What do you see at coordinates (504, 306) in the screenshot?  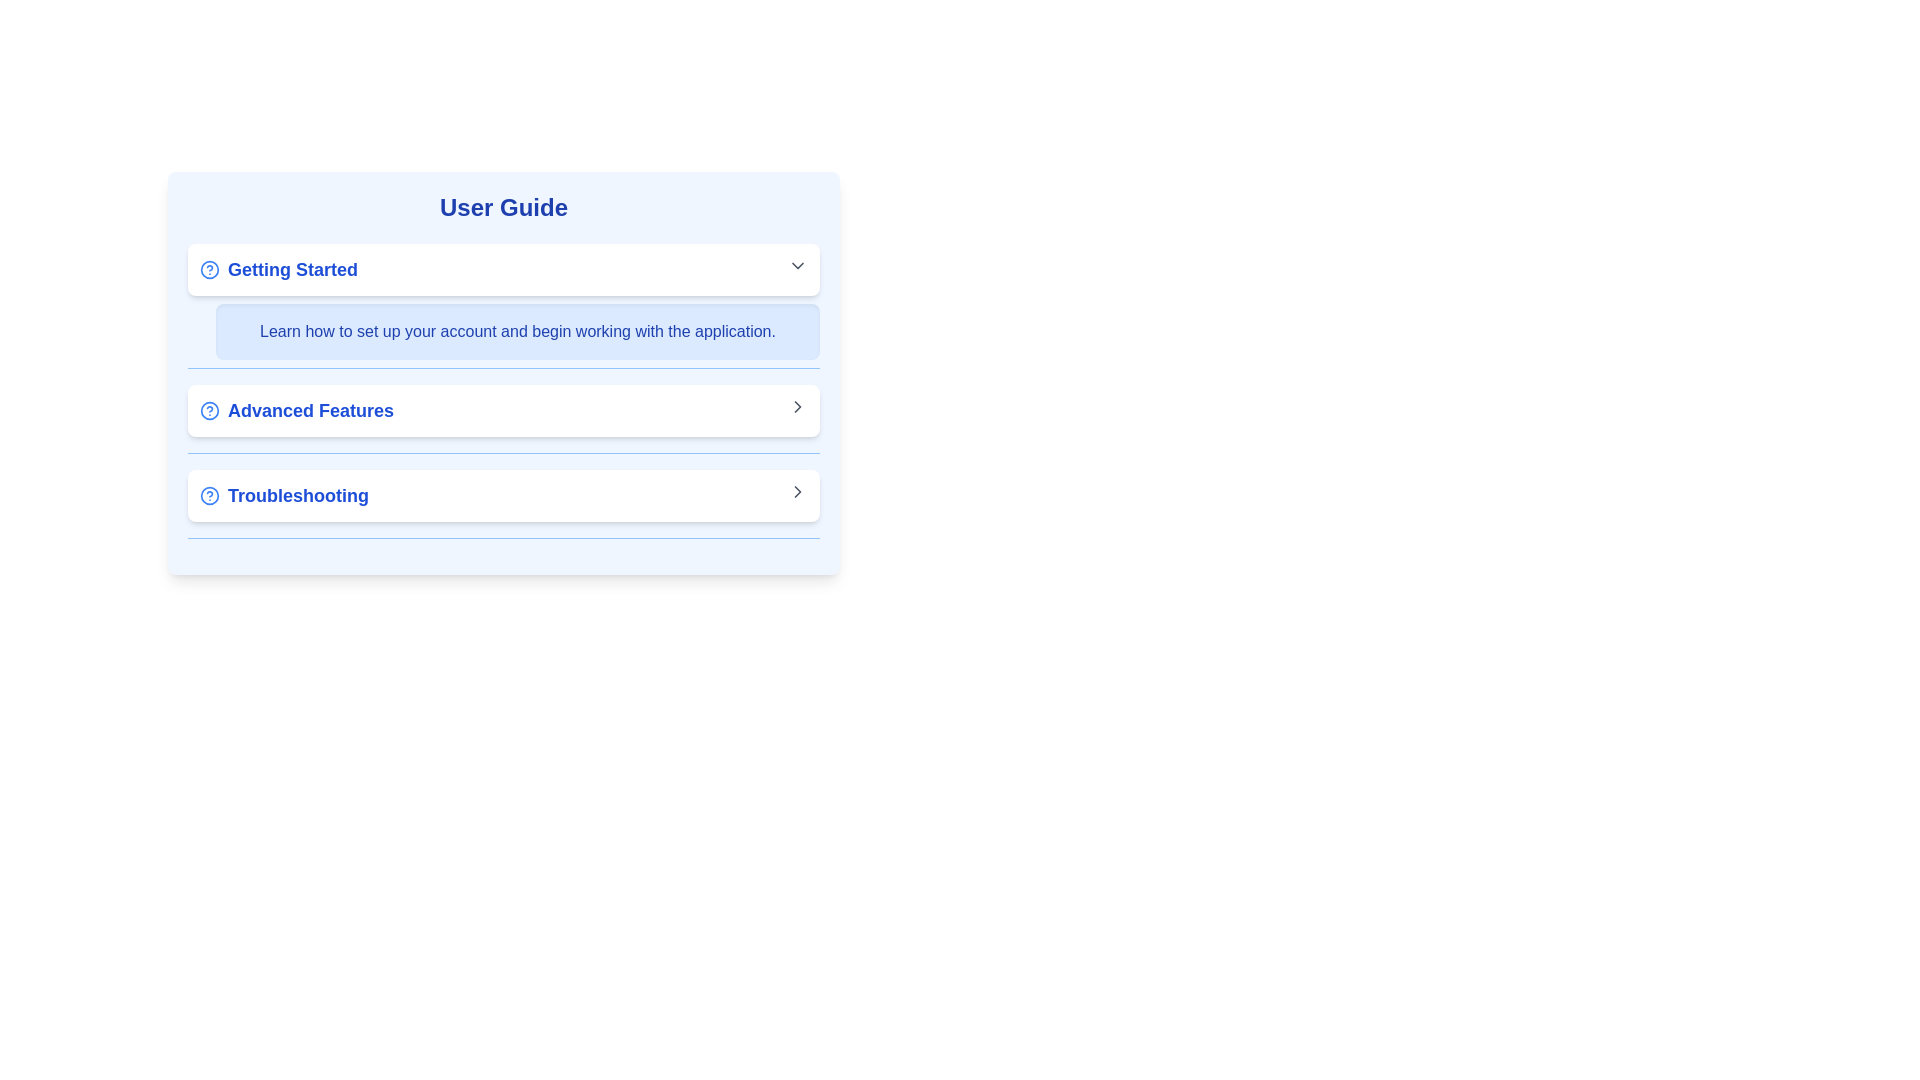 I see `informative content in the onboarding section of the User Guide, which is the first section following the 'User Guide' title` at bounding box center [504, 306].